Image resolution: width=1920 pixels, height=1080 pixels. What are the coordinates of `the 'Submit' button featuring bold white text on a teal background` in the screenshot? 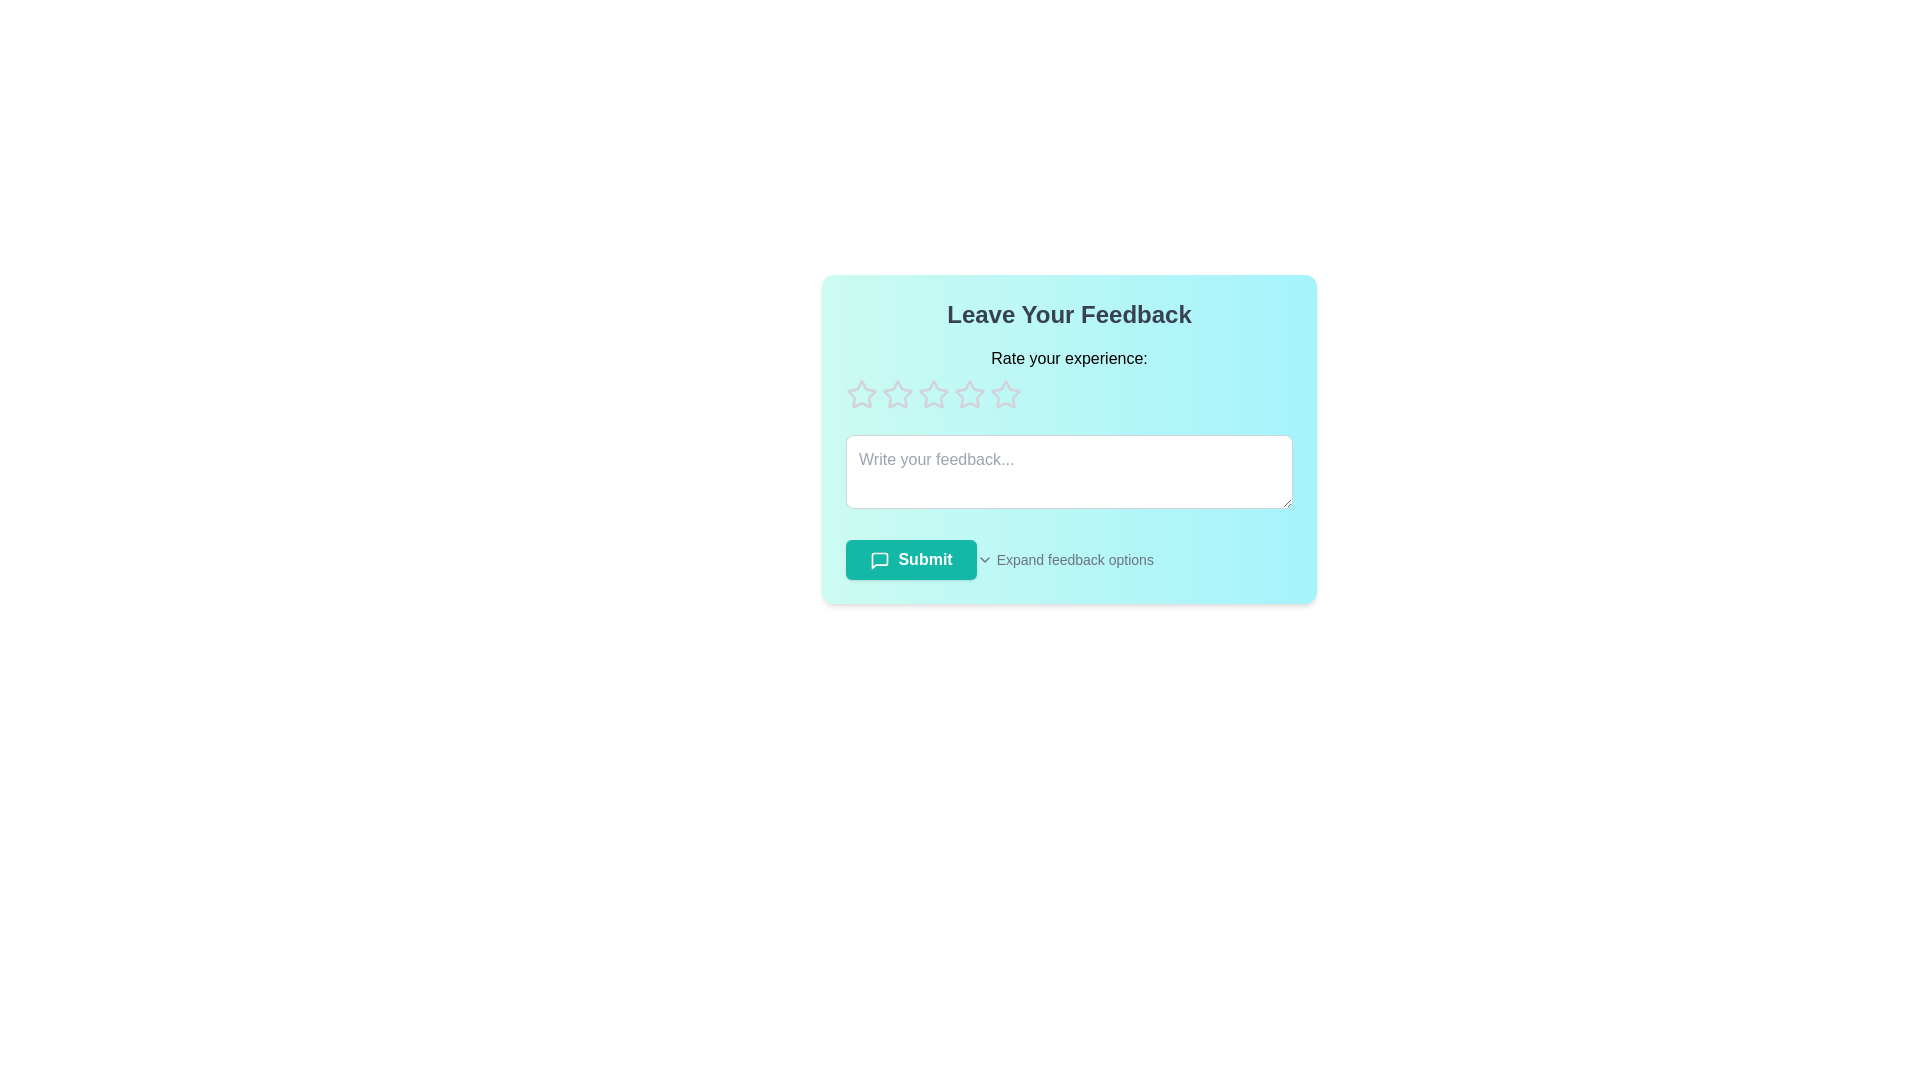 It's located at (910, 559).